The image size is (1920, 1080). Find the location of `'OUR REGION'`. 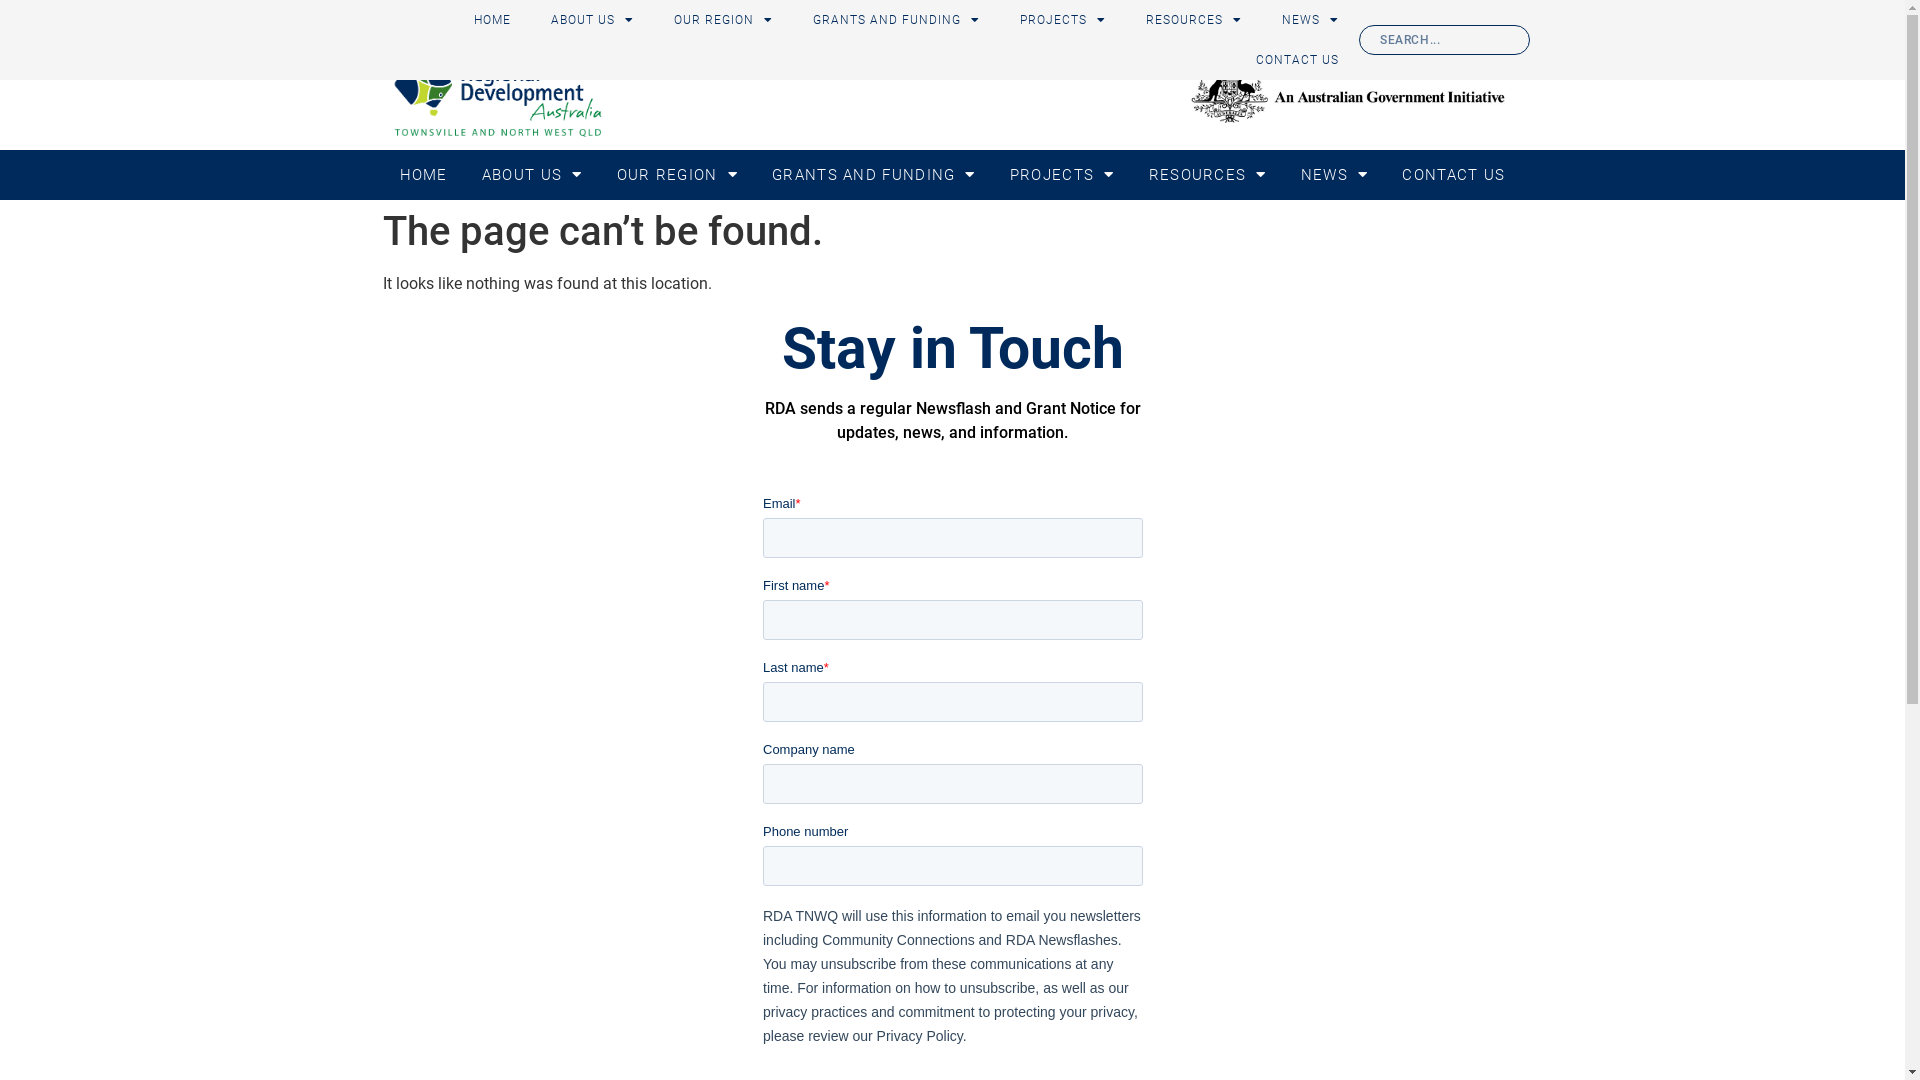

'OUR REGION' is located at coordinates (677, 173).